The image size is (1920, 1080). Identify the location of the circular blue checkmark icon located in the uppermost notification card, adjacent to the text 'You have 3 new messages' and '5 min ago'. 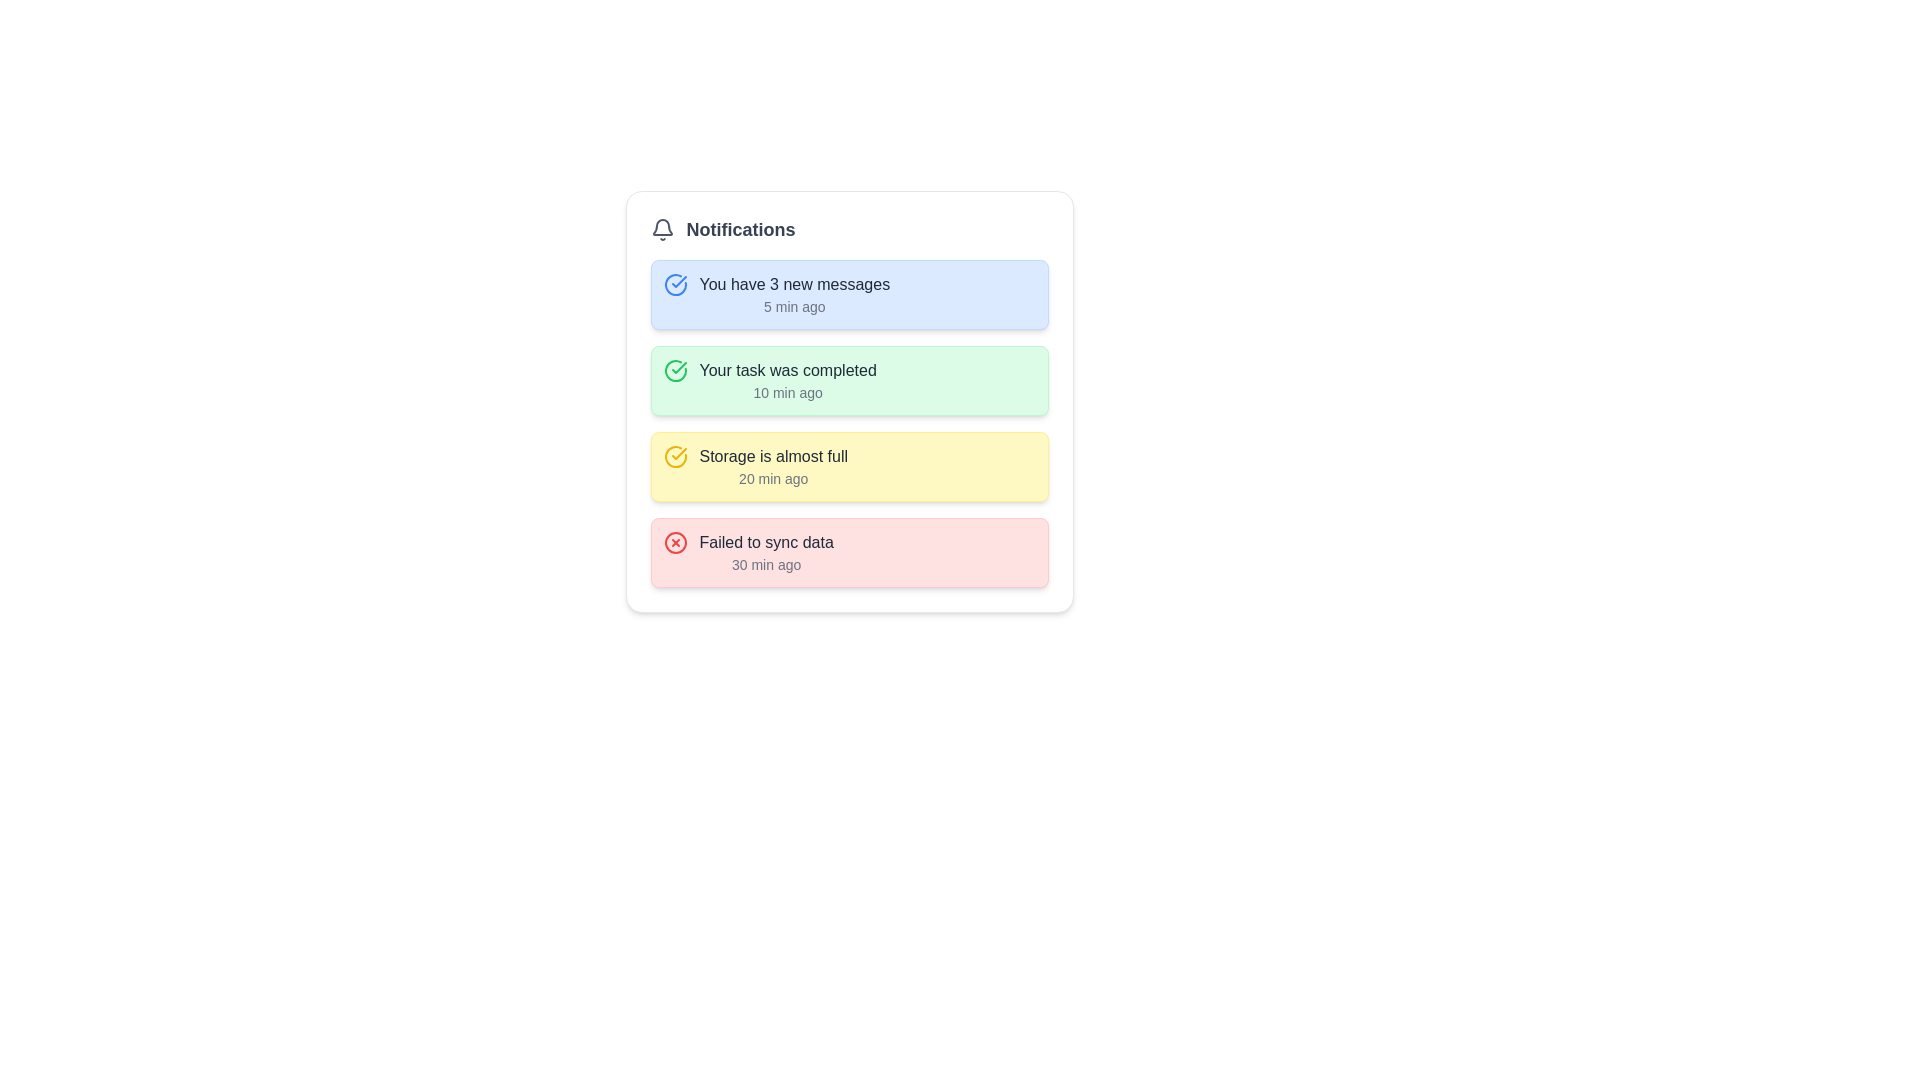
(675, 285).